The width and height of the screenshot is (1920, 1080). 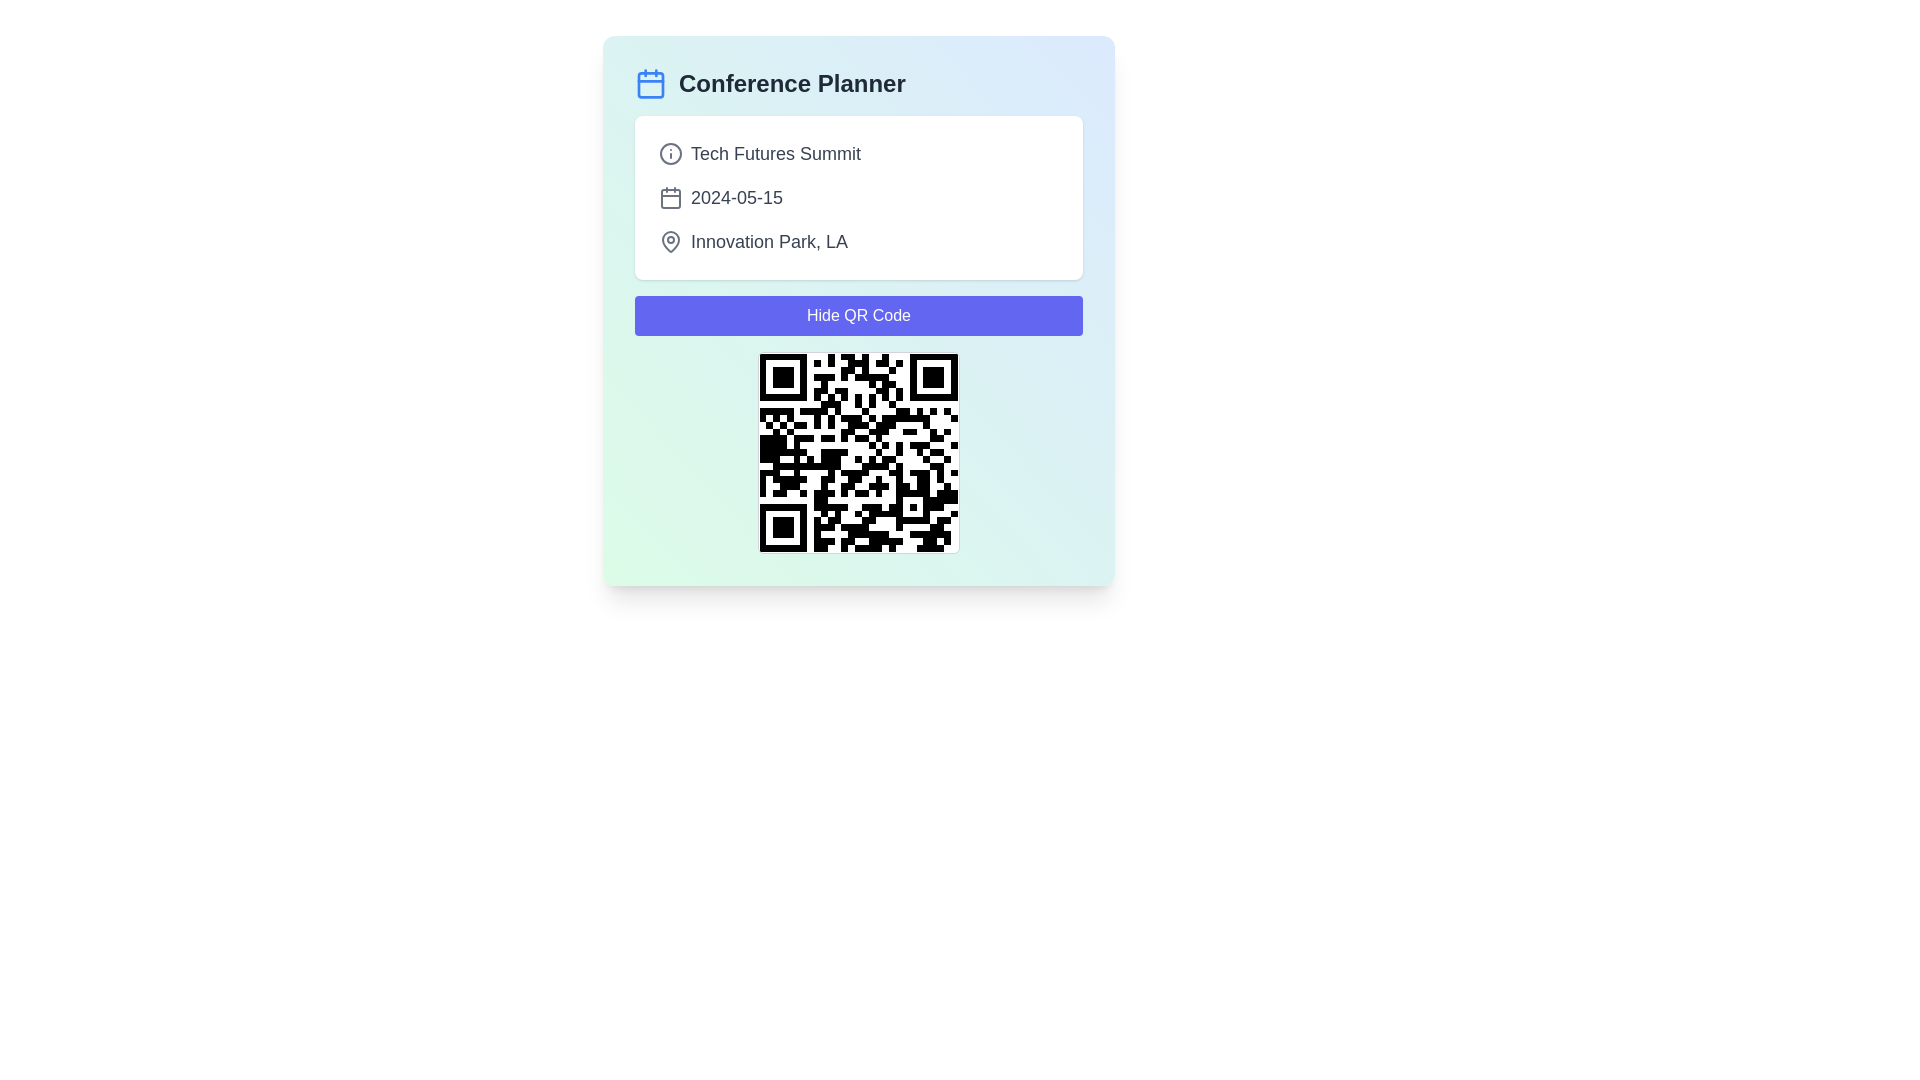 What do you see at coordinates (736, 197) in the screenshot?
I see `the Text label displaying the date '2024-05-15', which is styled in gray and is part of the 'Conference Planner' card, positioned in the top-right portion of the interface` at bounding box center [736, 197].